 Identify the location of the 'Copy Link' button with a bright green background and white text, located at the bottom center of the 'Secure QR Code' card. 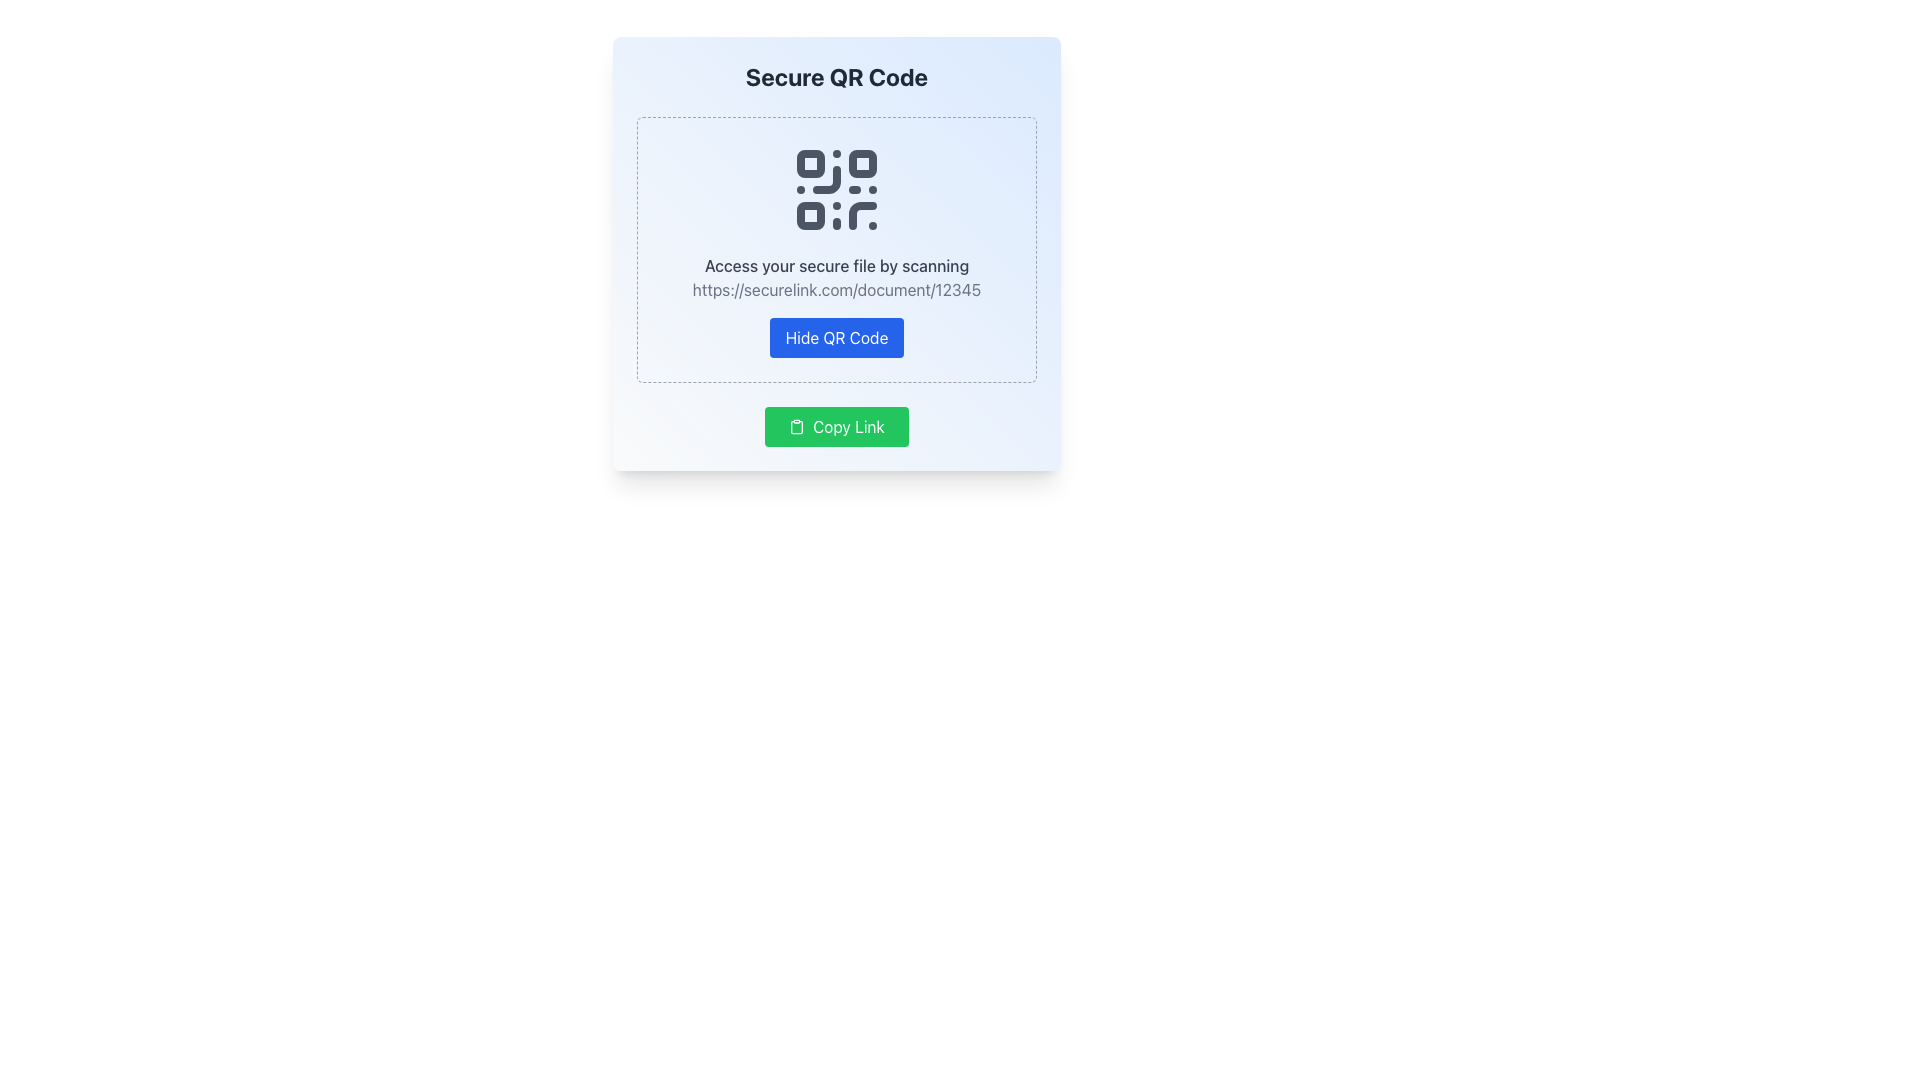
(836, 426).